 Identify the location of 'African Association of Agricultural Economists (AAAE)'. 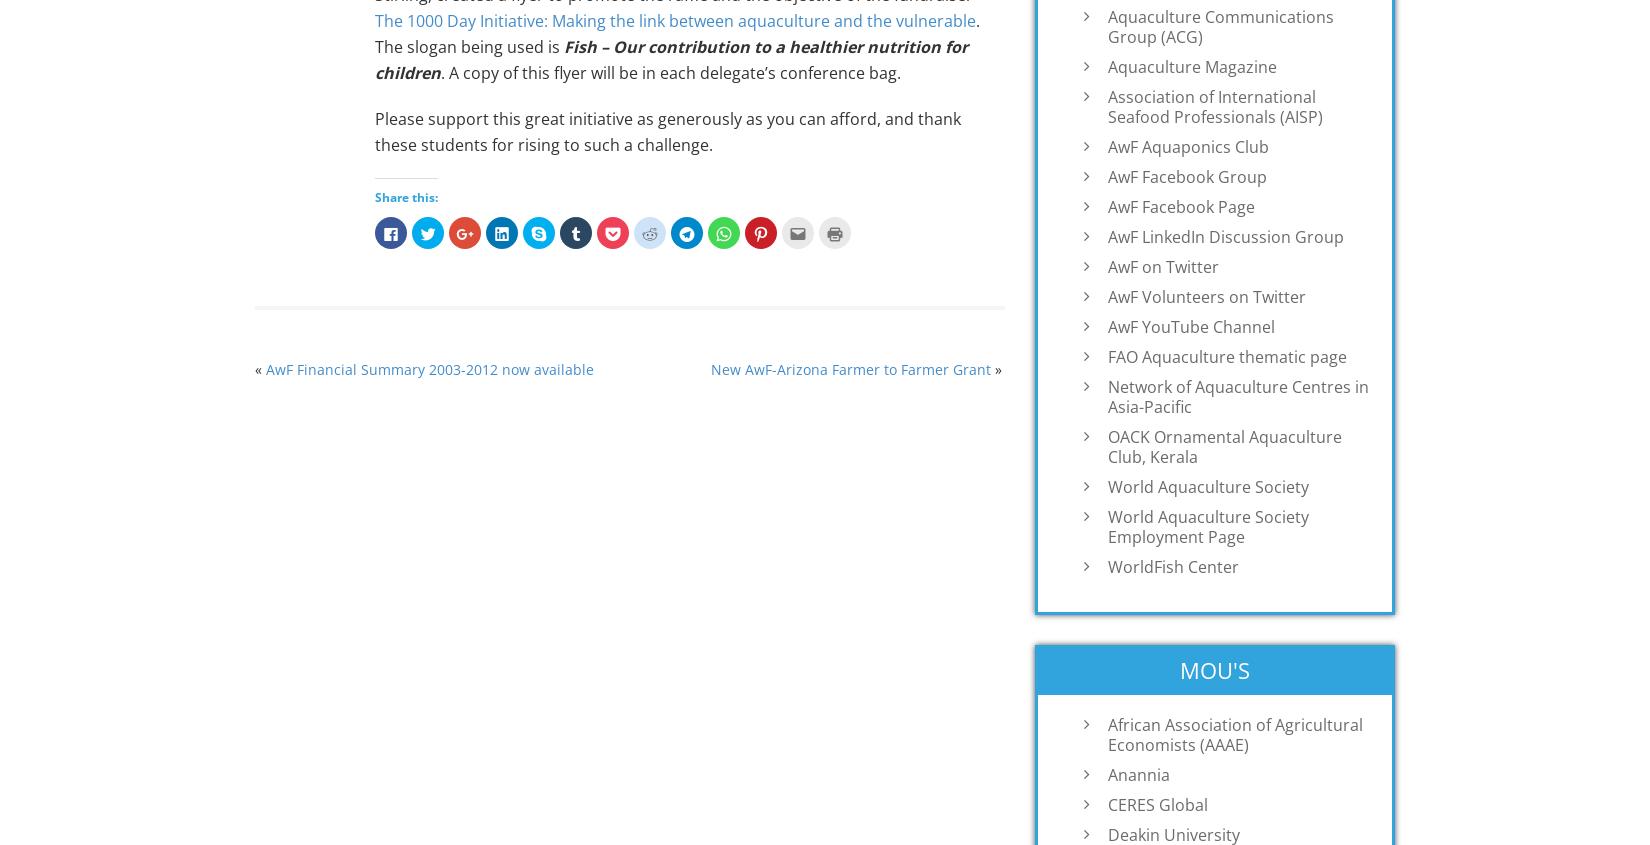
(1235, 732).